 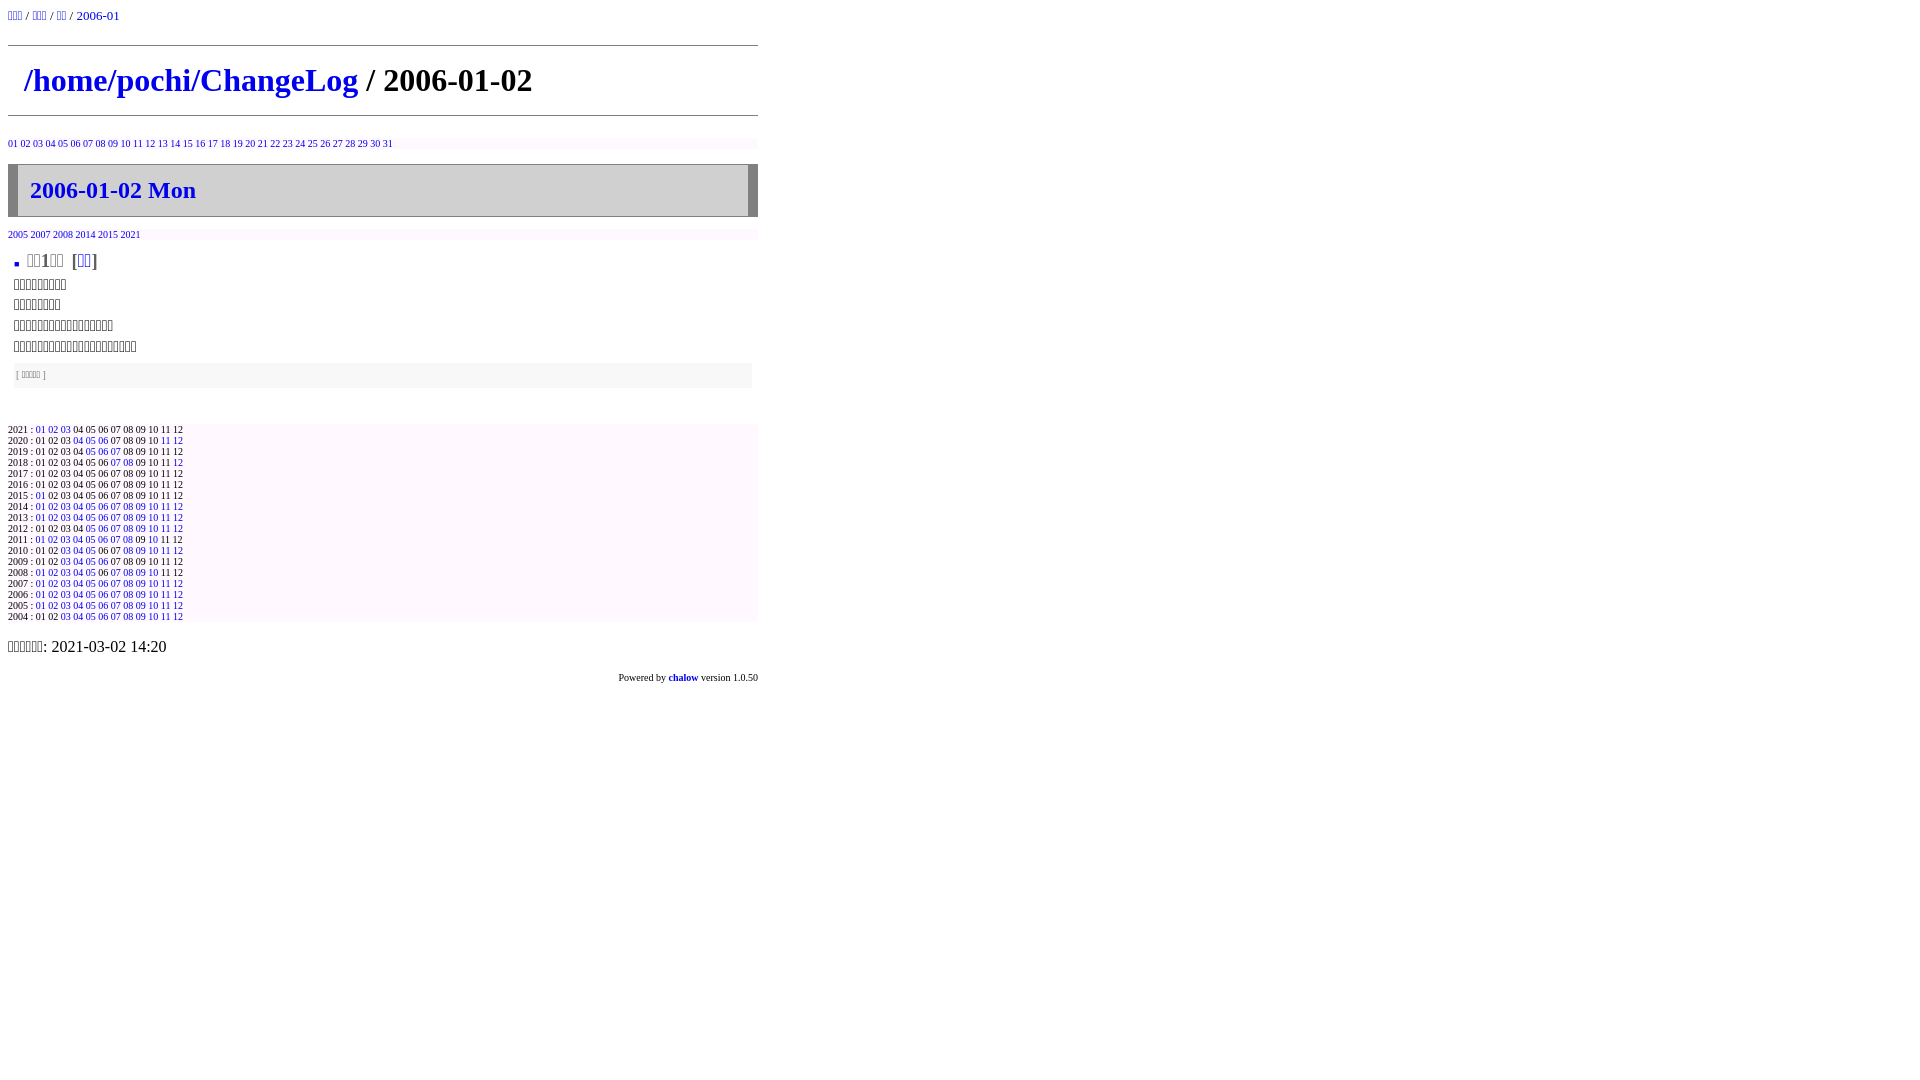 What do you see at coordinates (52, 572) in the screenshot?
I see `'02'` at bounding box center [52, 572].